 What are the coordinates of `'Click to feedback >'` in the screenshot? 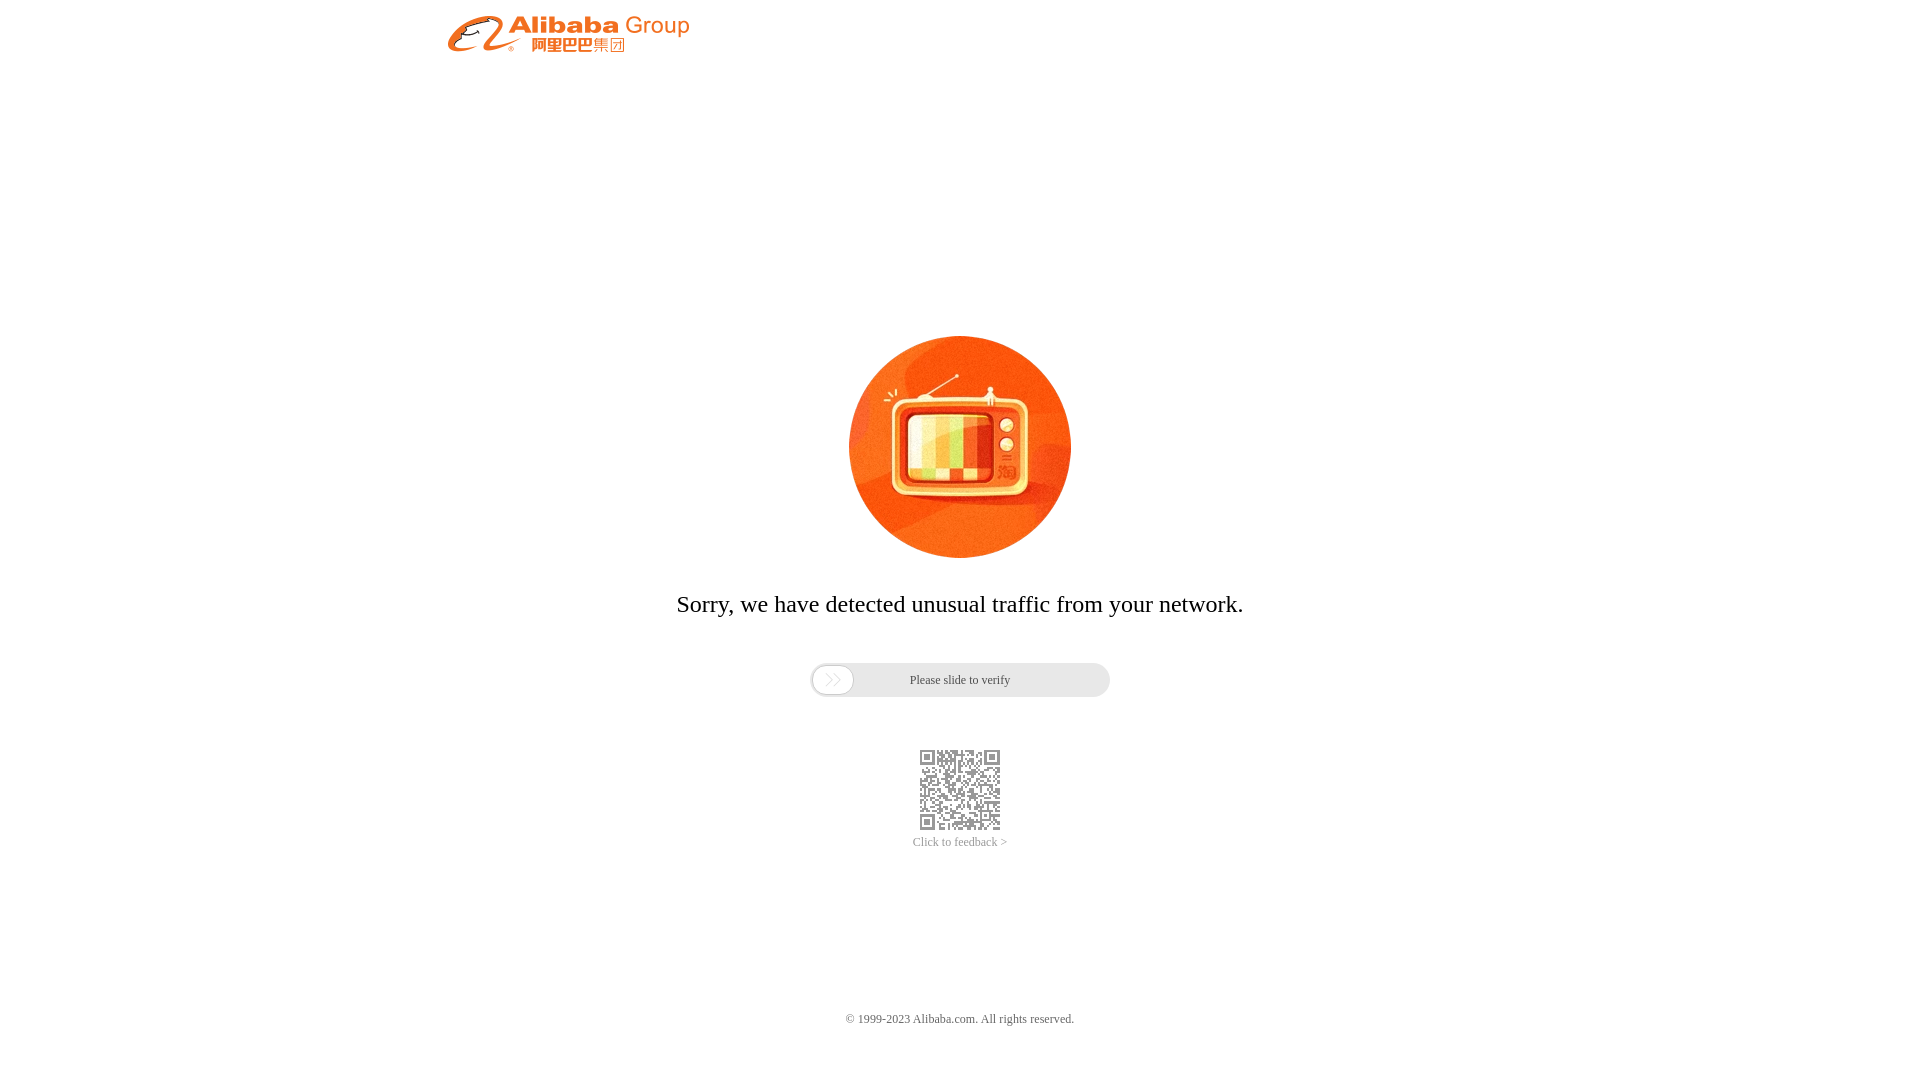 It's located at (960, 842).